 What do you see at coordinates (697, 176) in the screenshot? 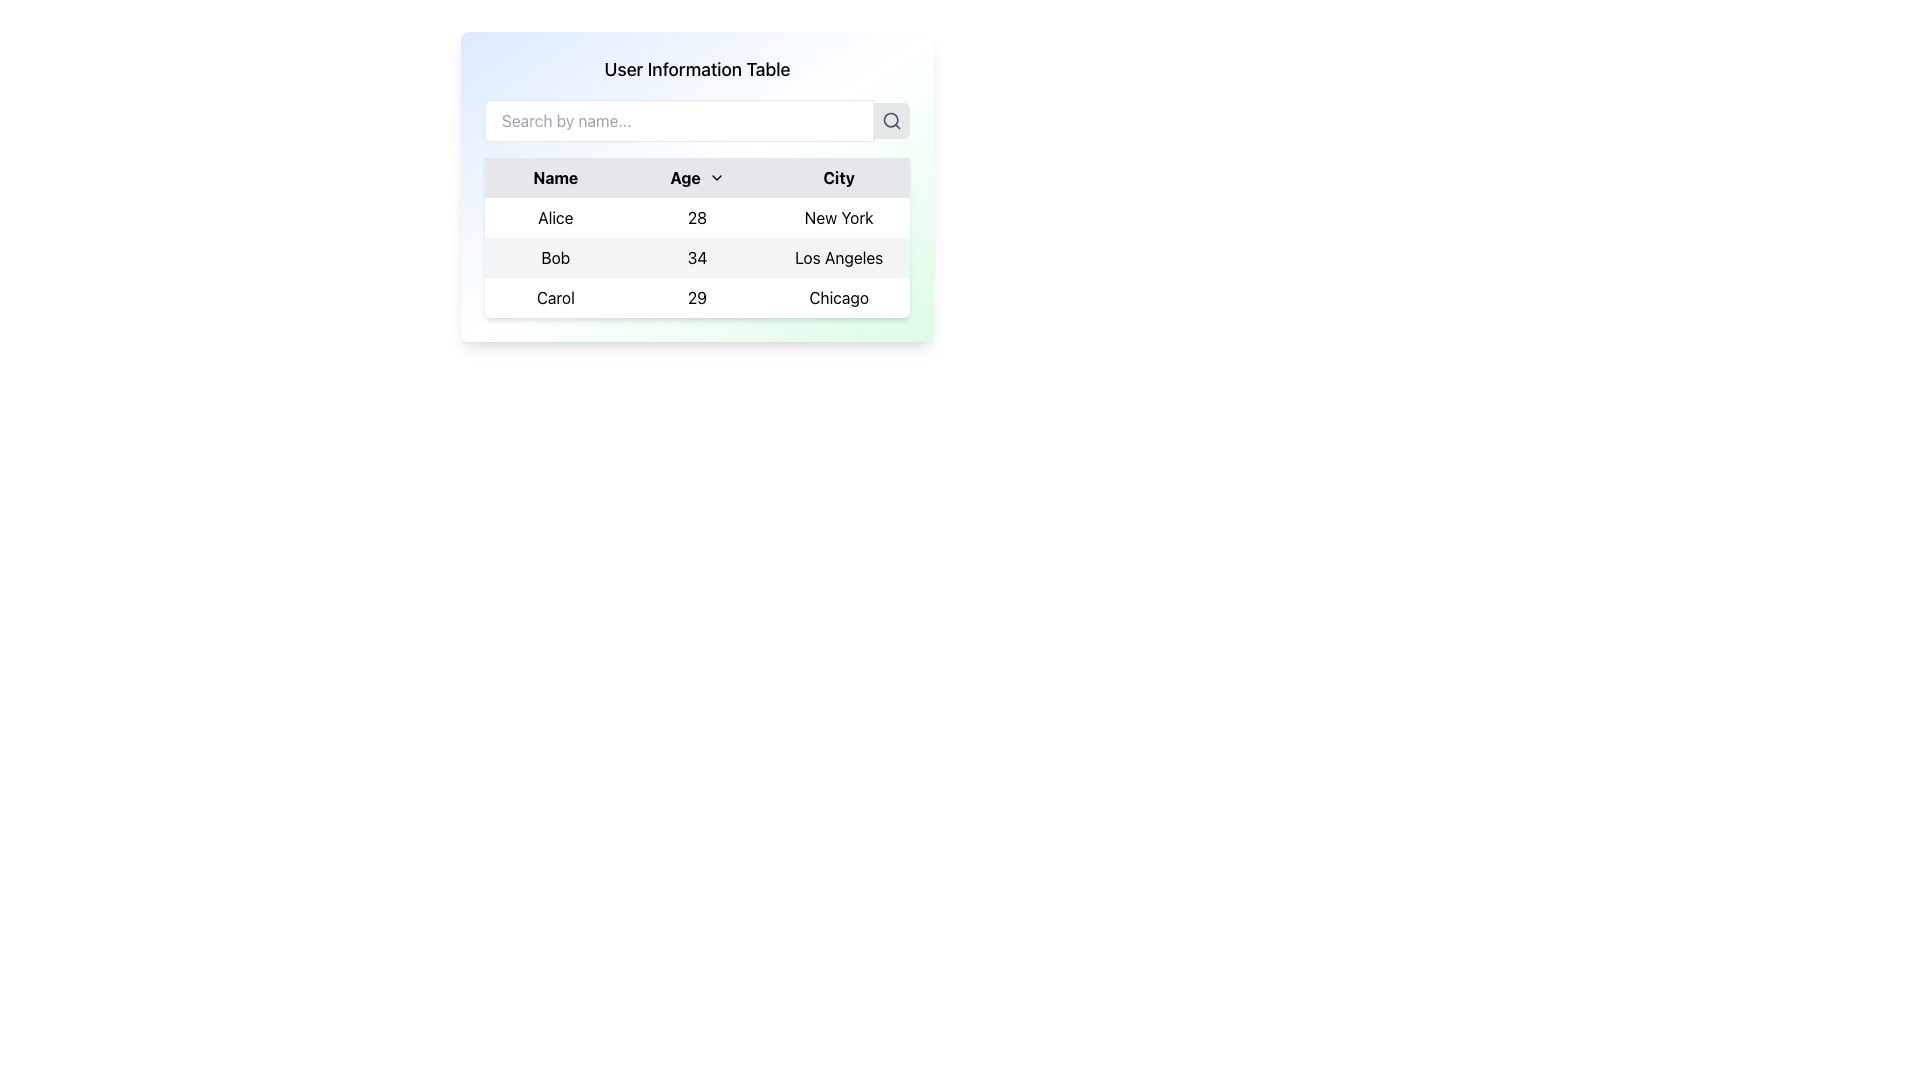
I see `the 'Age' column header in the sortable table` at bounding box center [697, 176].